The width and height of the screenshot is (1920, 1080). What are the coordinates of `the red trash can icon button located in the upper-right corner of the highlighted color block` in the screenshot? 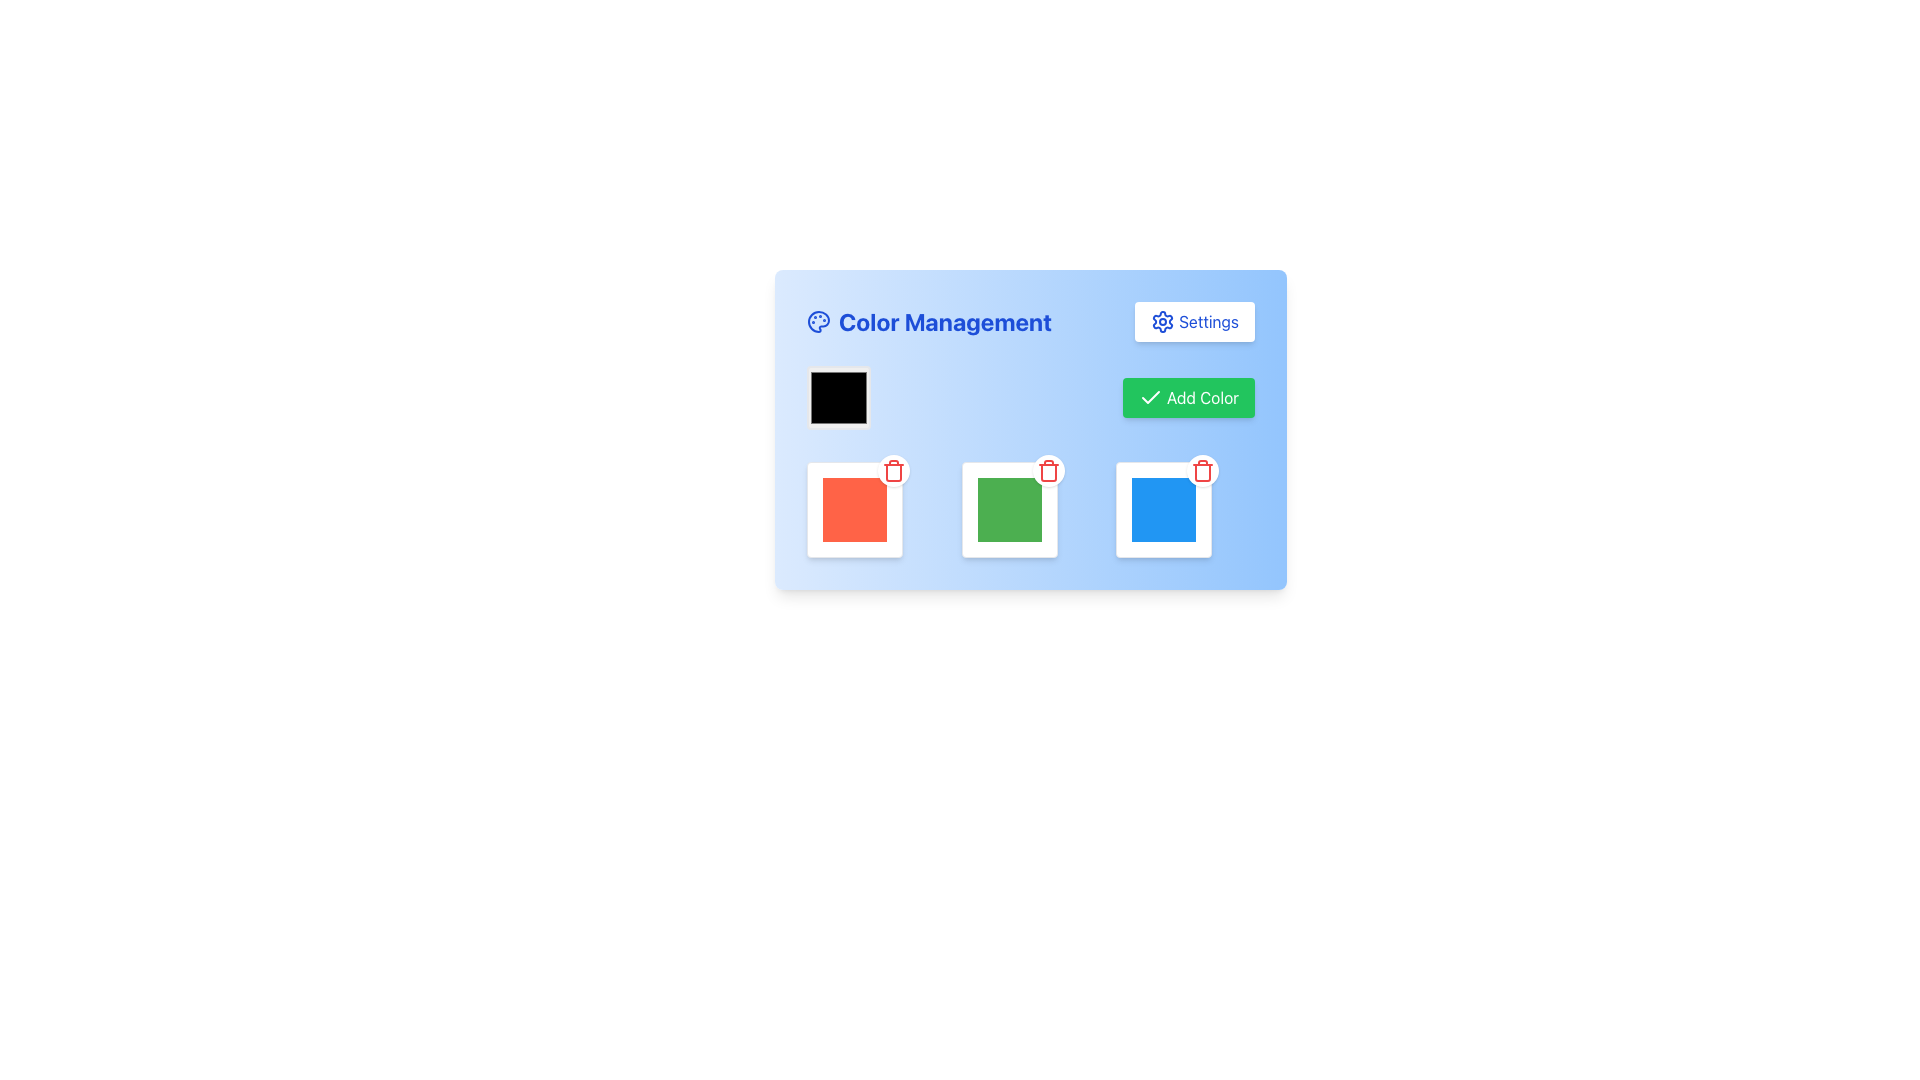 It's located at (892, 470).